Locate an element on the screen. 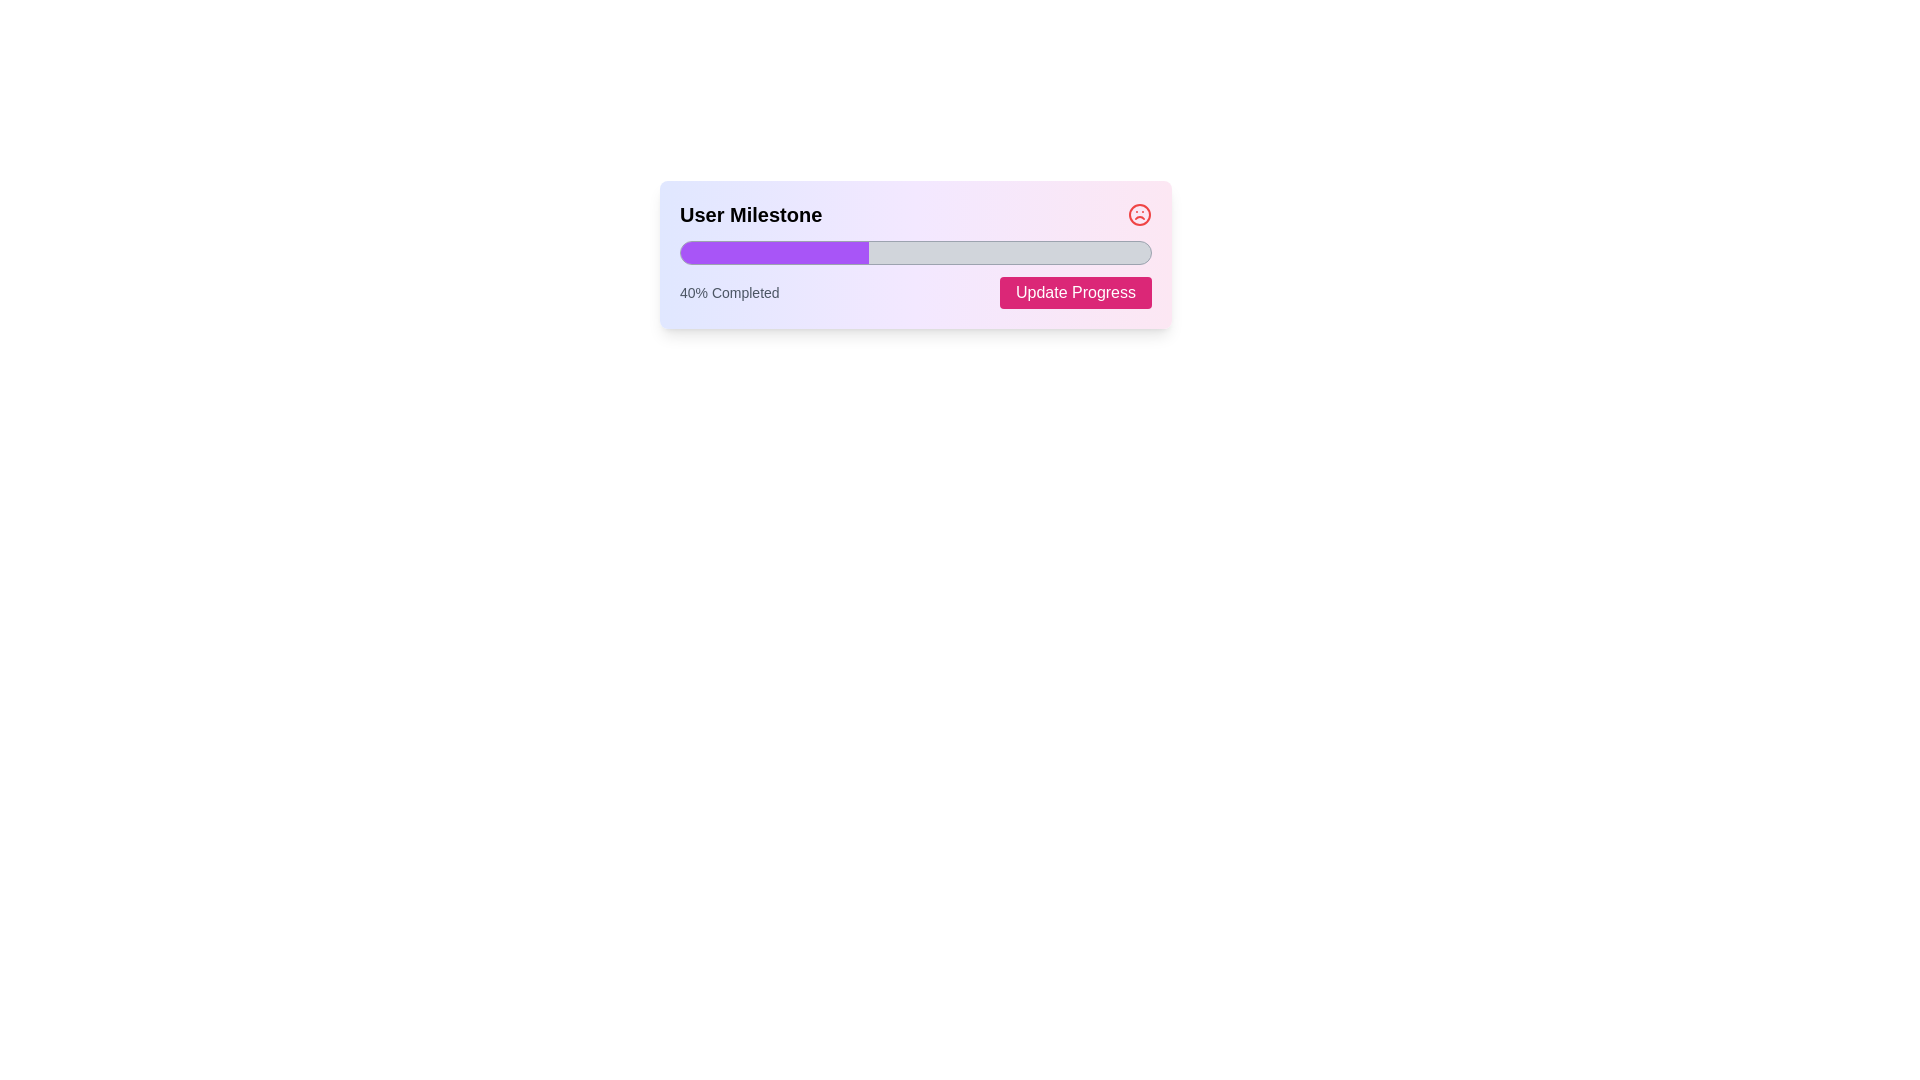 This screenshot has height=1080, width=1920. the filled portion of the progress bar, which is purple and represents 40% completion, located under the 'User Milestone' label is located at coordinates (773, 252).